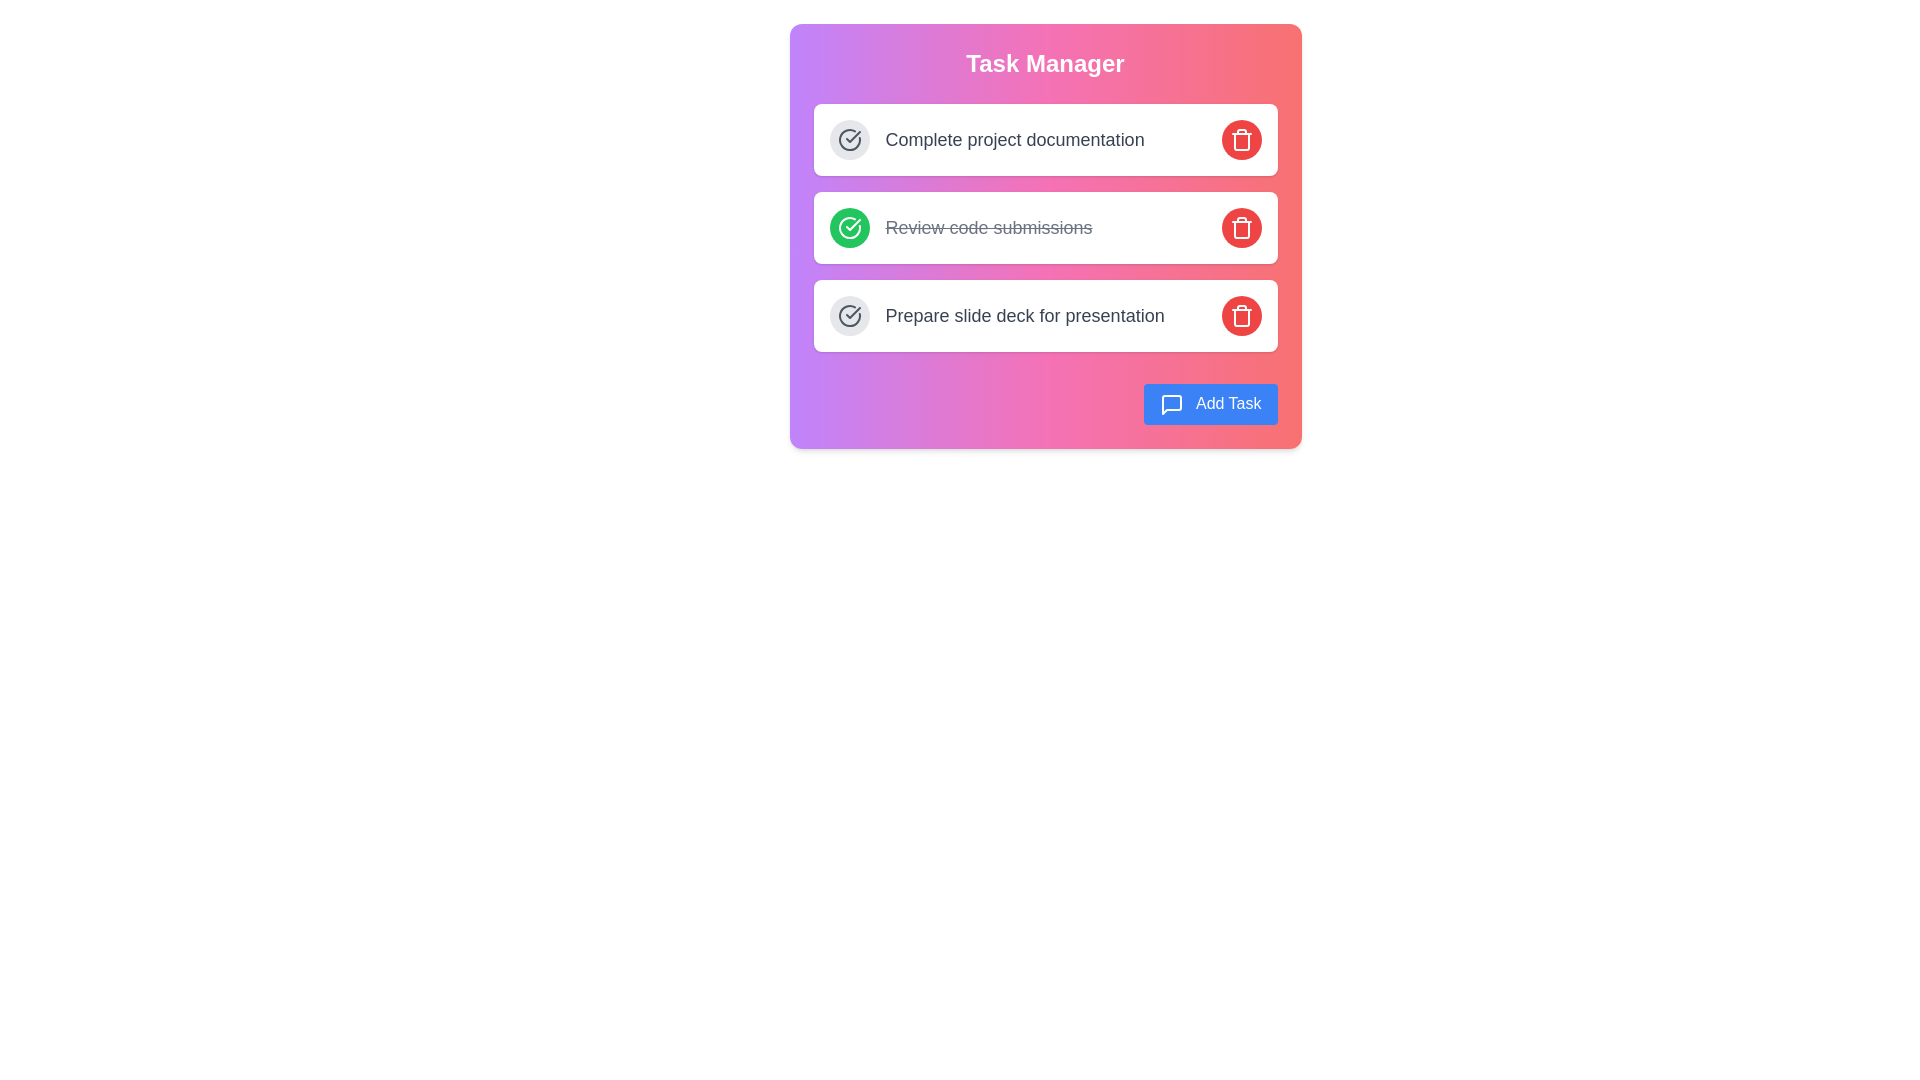 The height and width of the screenshot is (1080, 1920). What do you see at coordinates (849, 138) in the screenshot?
I see `the circular icon with a checkmark inside, which indicates a completed status, located to the left of the task title 'Complete project documentation' in the top task row of the task manager interface` at bounding box center [849, 138].